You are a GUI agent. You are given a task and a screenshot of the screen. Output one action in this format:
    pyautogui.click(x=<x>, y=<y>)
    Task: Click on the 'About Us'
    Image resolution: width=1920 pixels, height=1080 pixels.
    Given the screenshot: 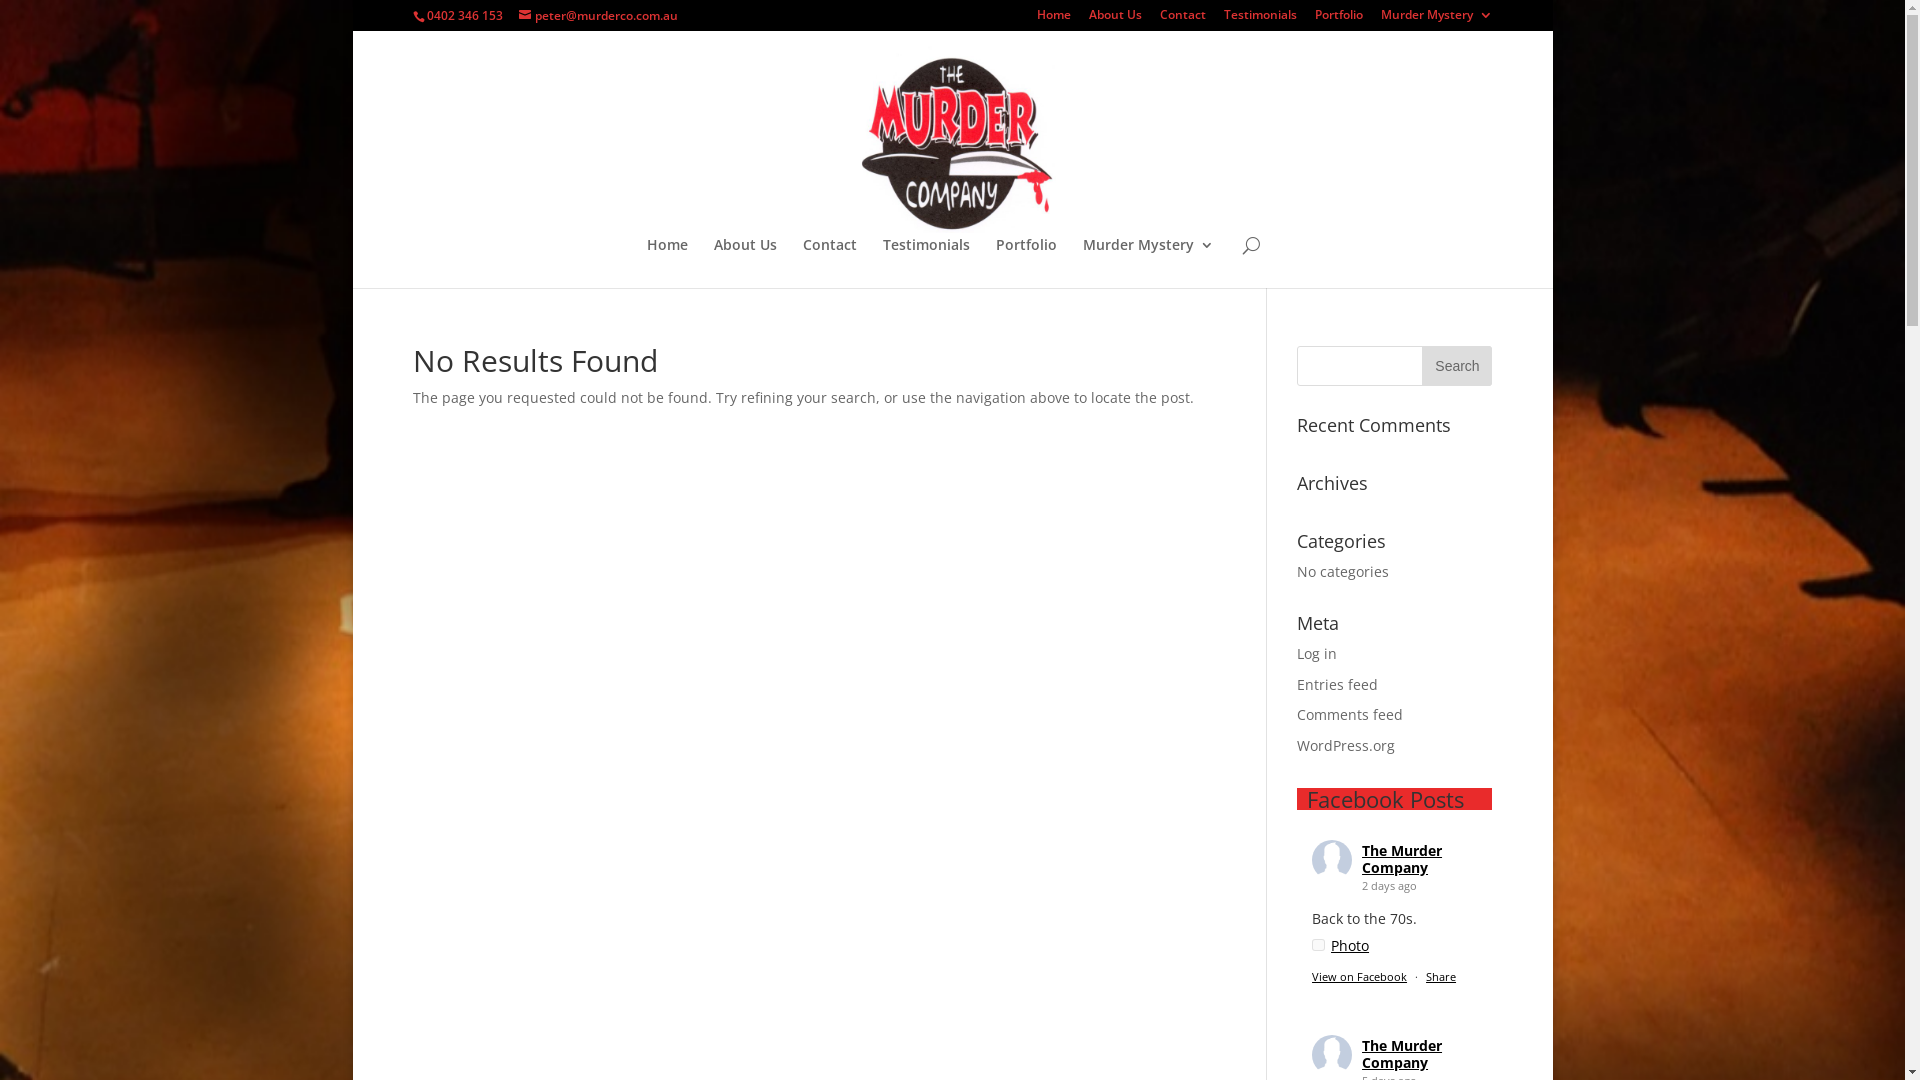 What is the action you would take?
    pyautogui.click(x=744, y=261)
    